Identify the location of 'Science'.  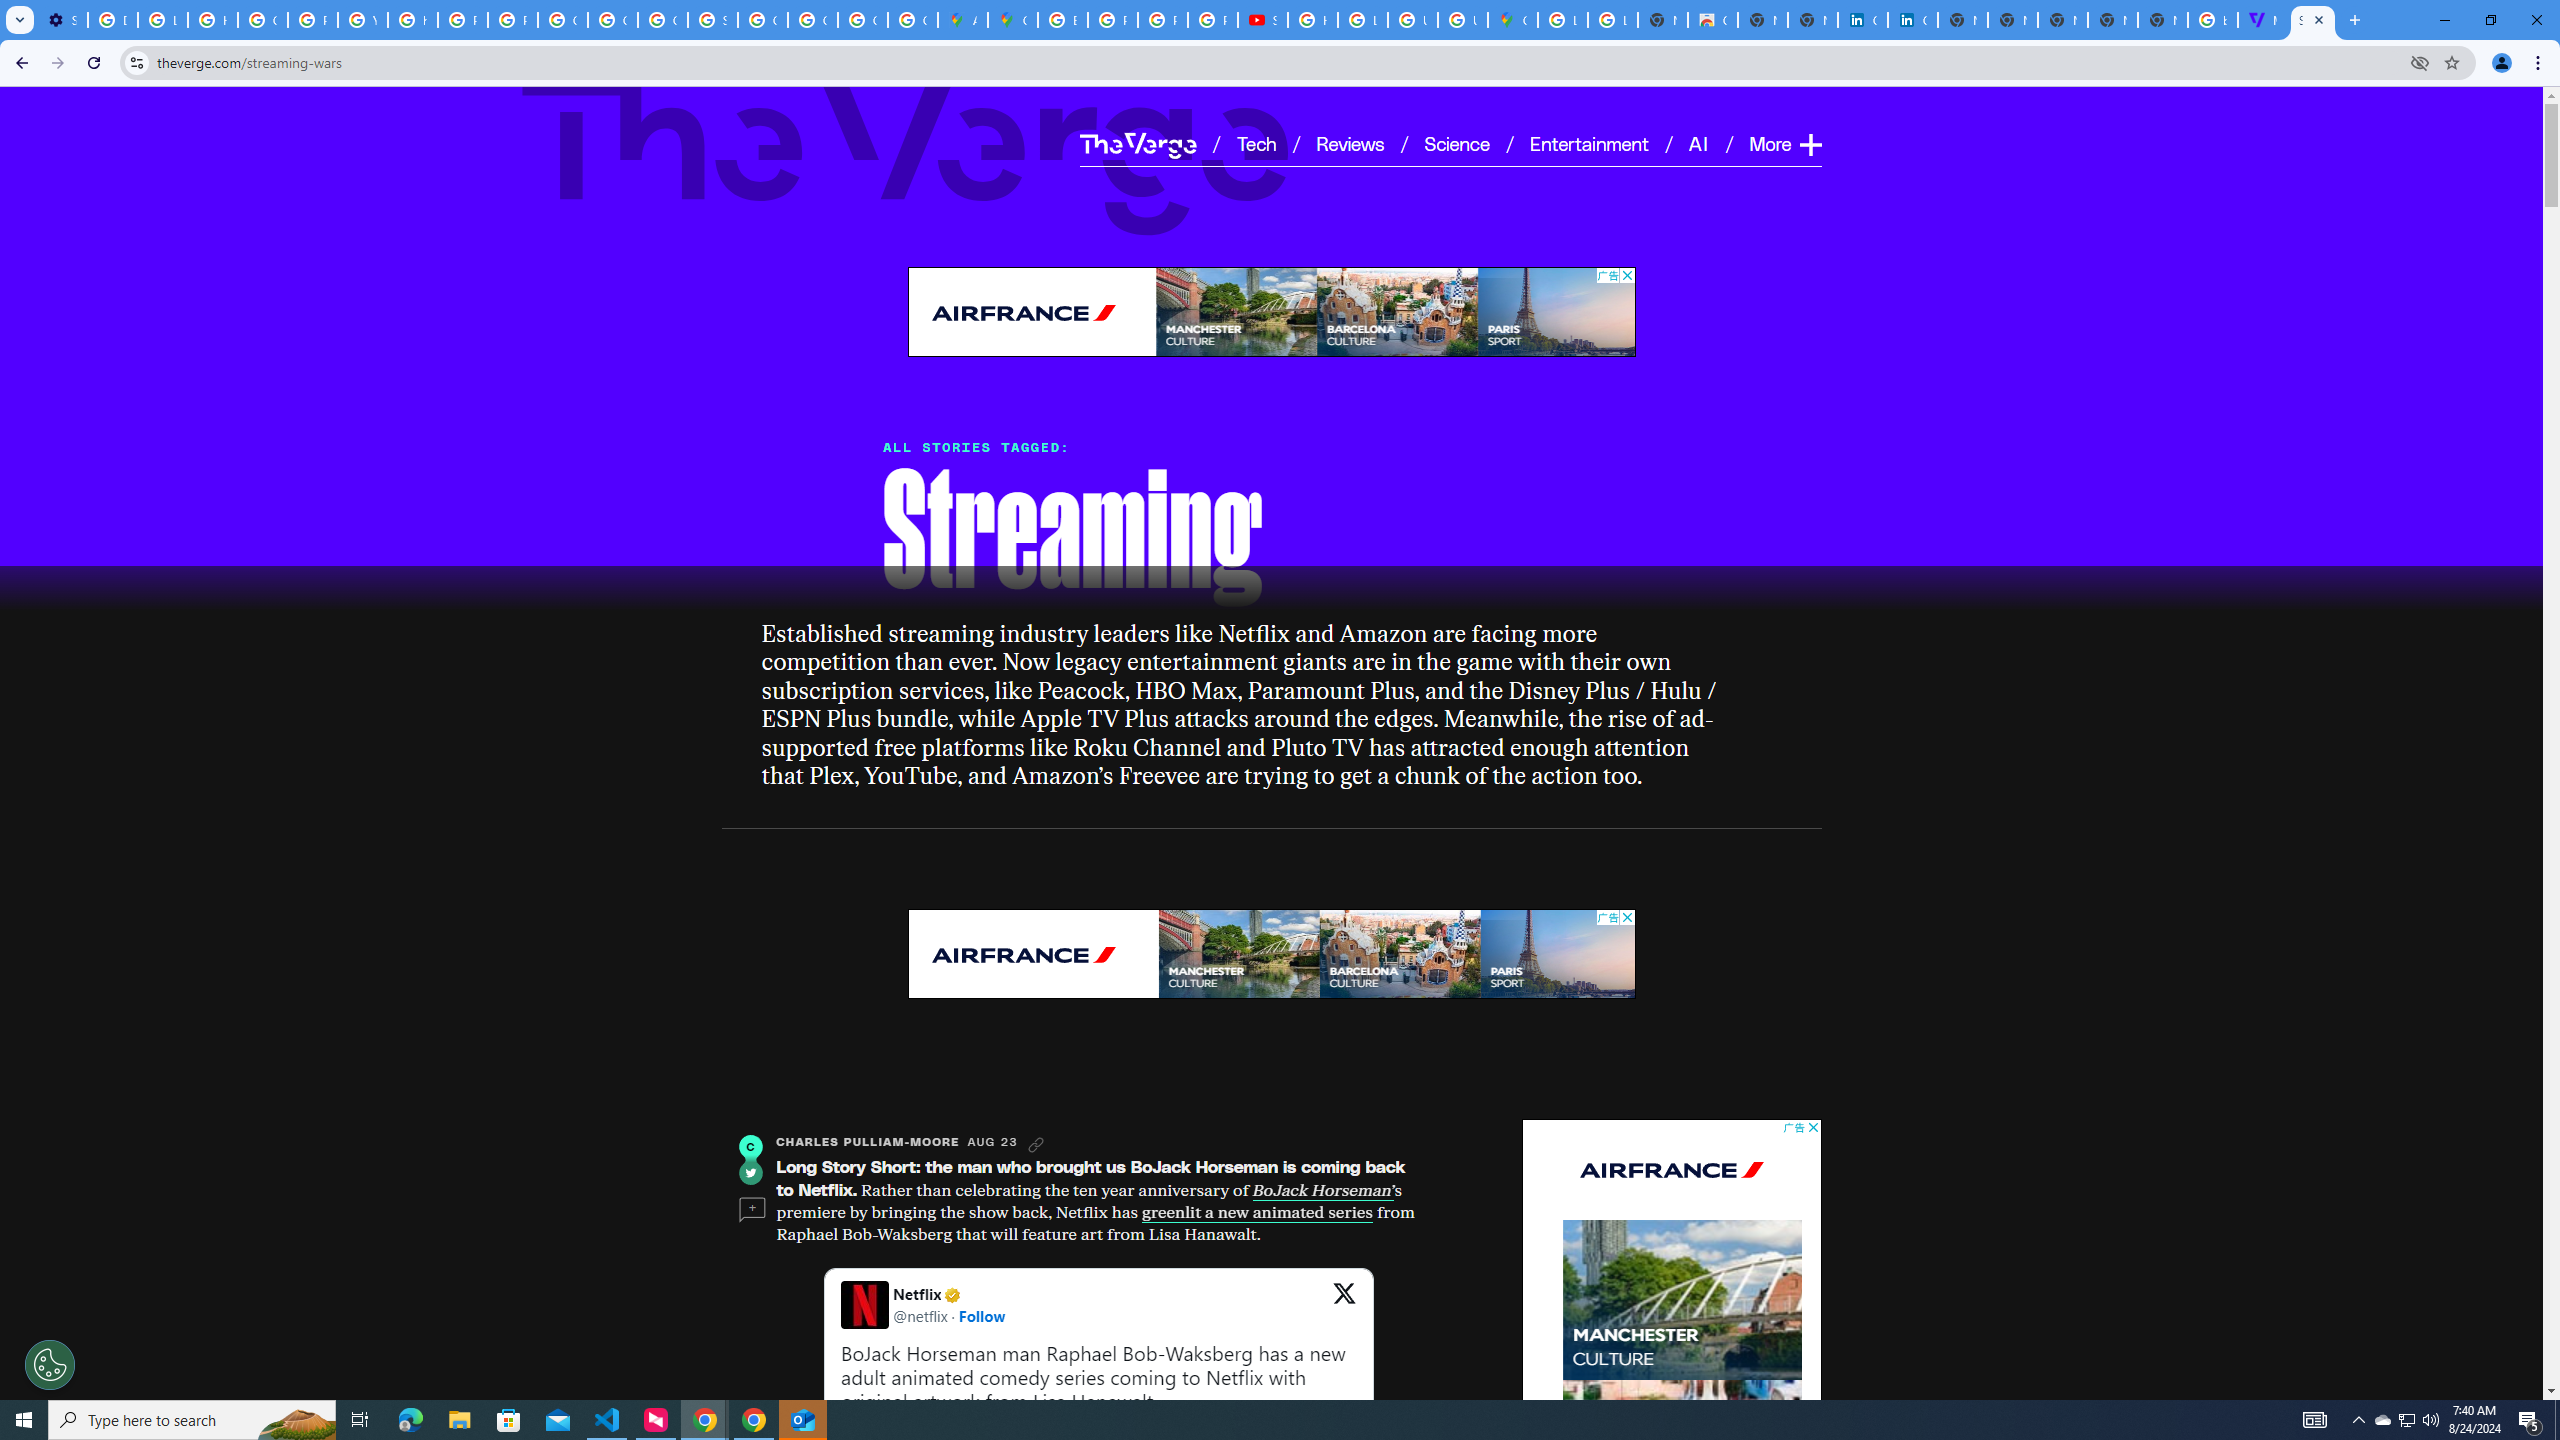
(1455, 142).